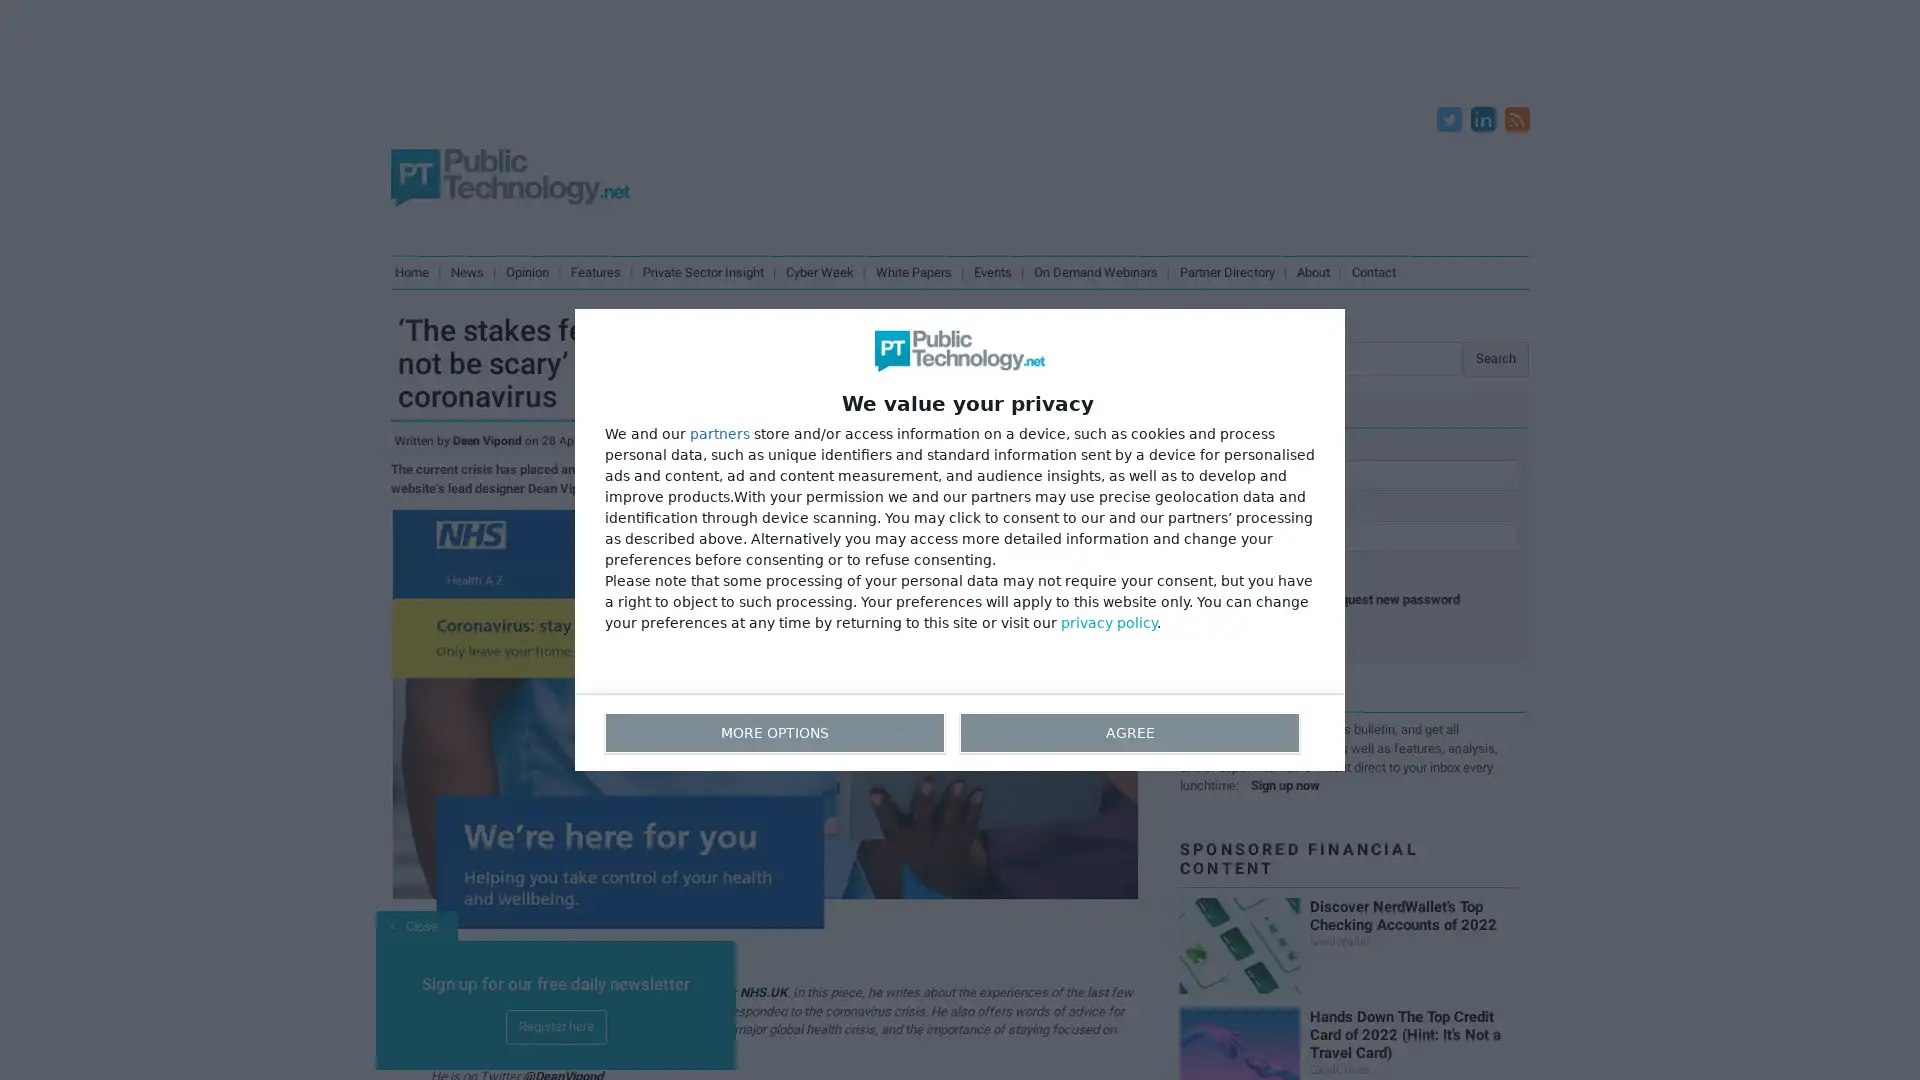 This screenshot has width=1920, height=1080. What do you see at coordinates (1494, 357) in the screenshot?
I see `Search` at bounding box center [1494, 357].